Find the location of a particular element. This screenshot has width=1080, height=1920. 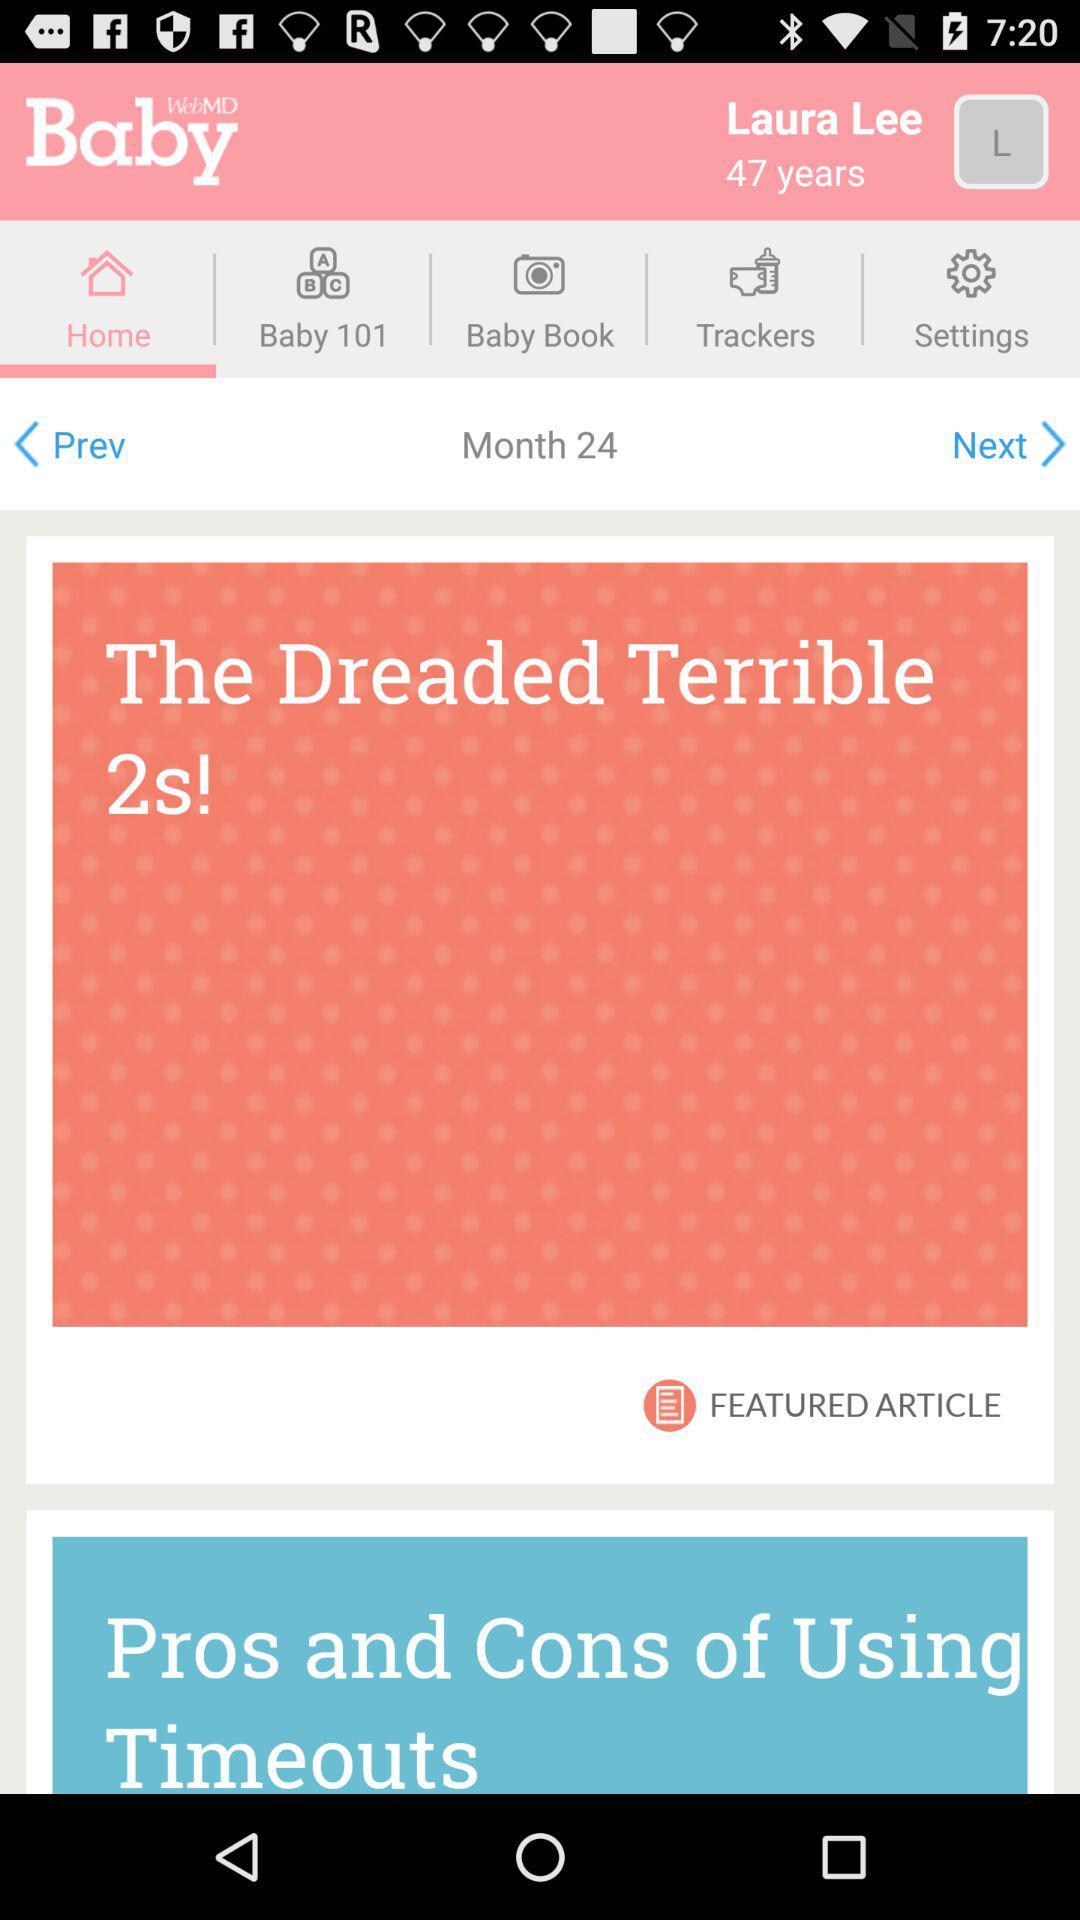

the item next to featured article icon is located at coordinates (669, 1404).